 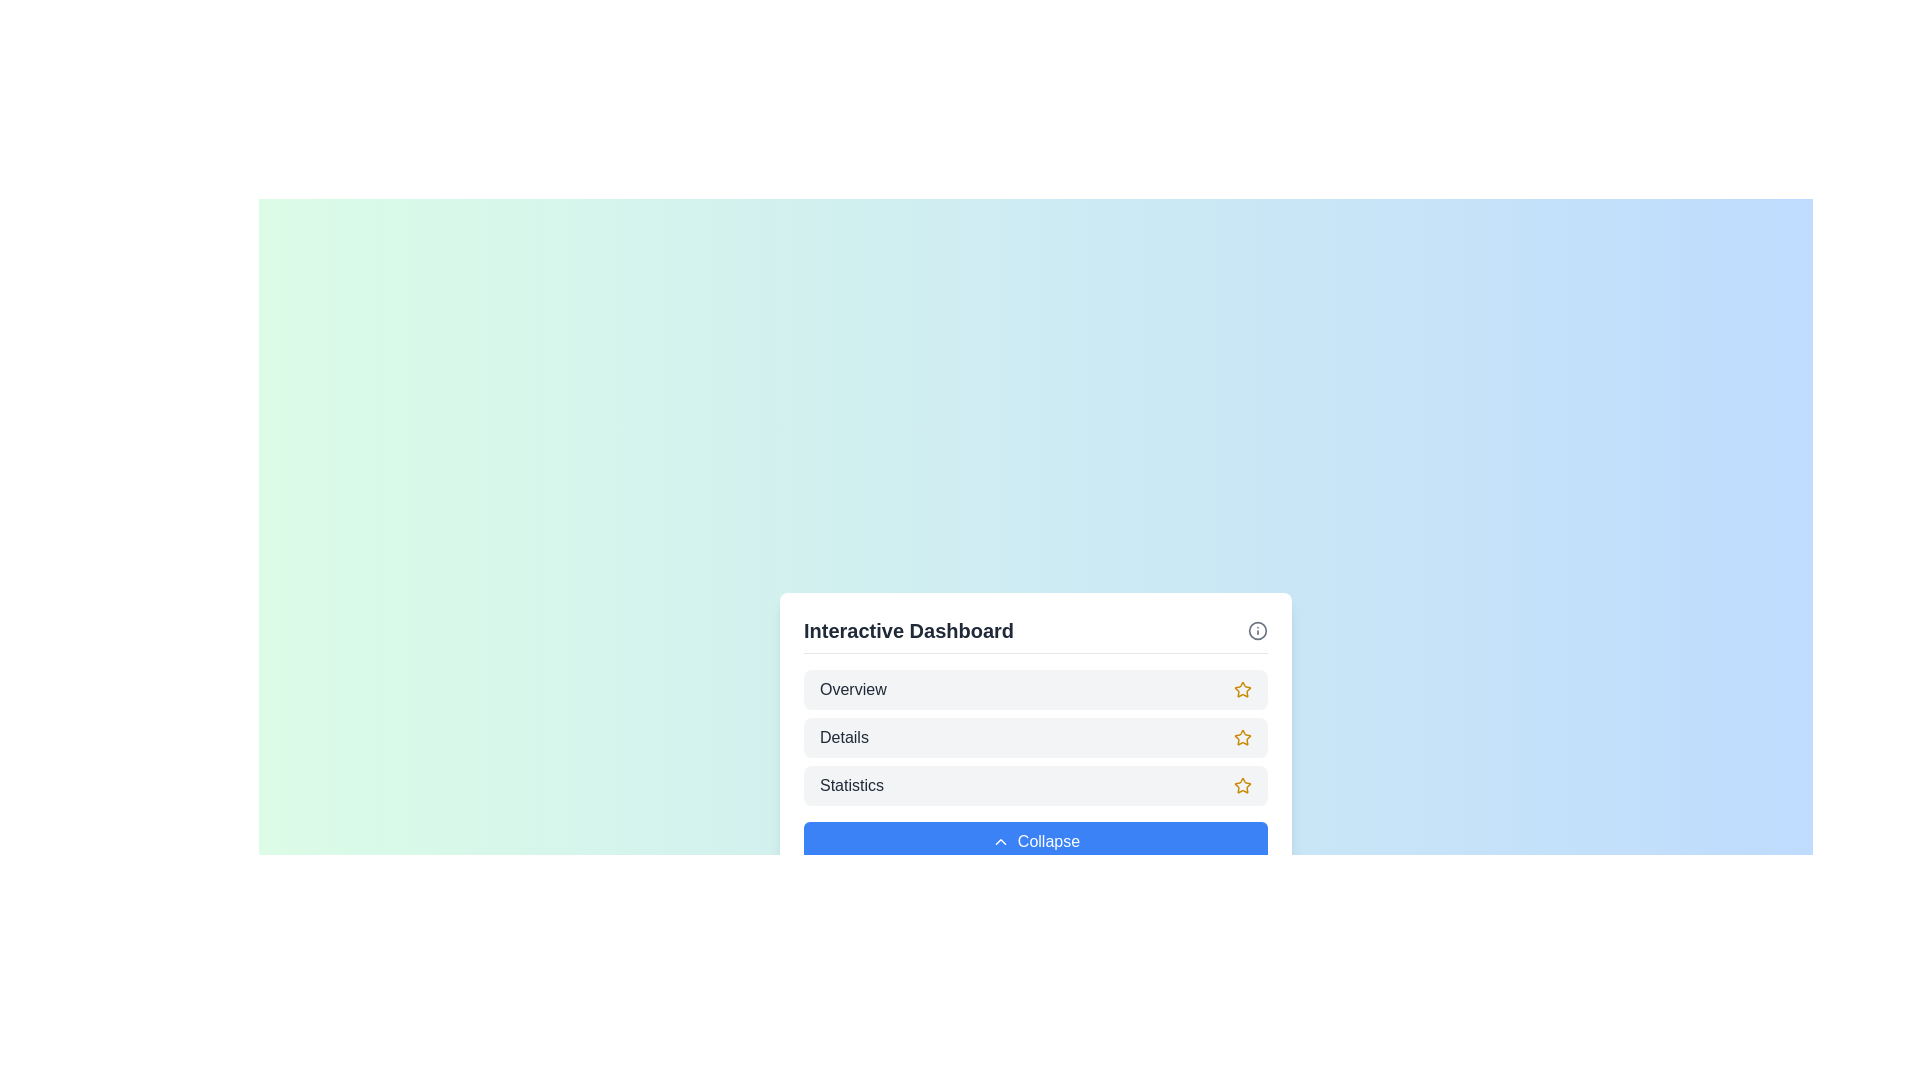 I want to click on the second star-shaped icon located on the right-hand side of the 'Details' list item, so click(x=1242, y=737).